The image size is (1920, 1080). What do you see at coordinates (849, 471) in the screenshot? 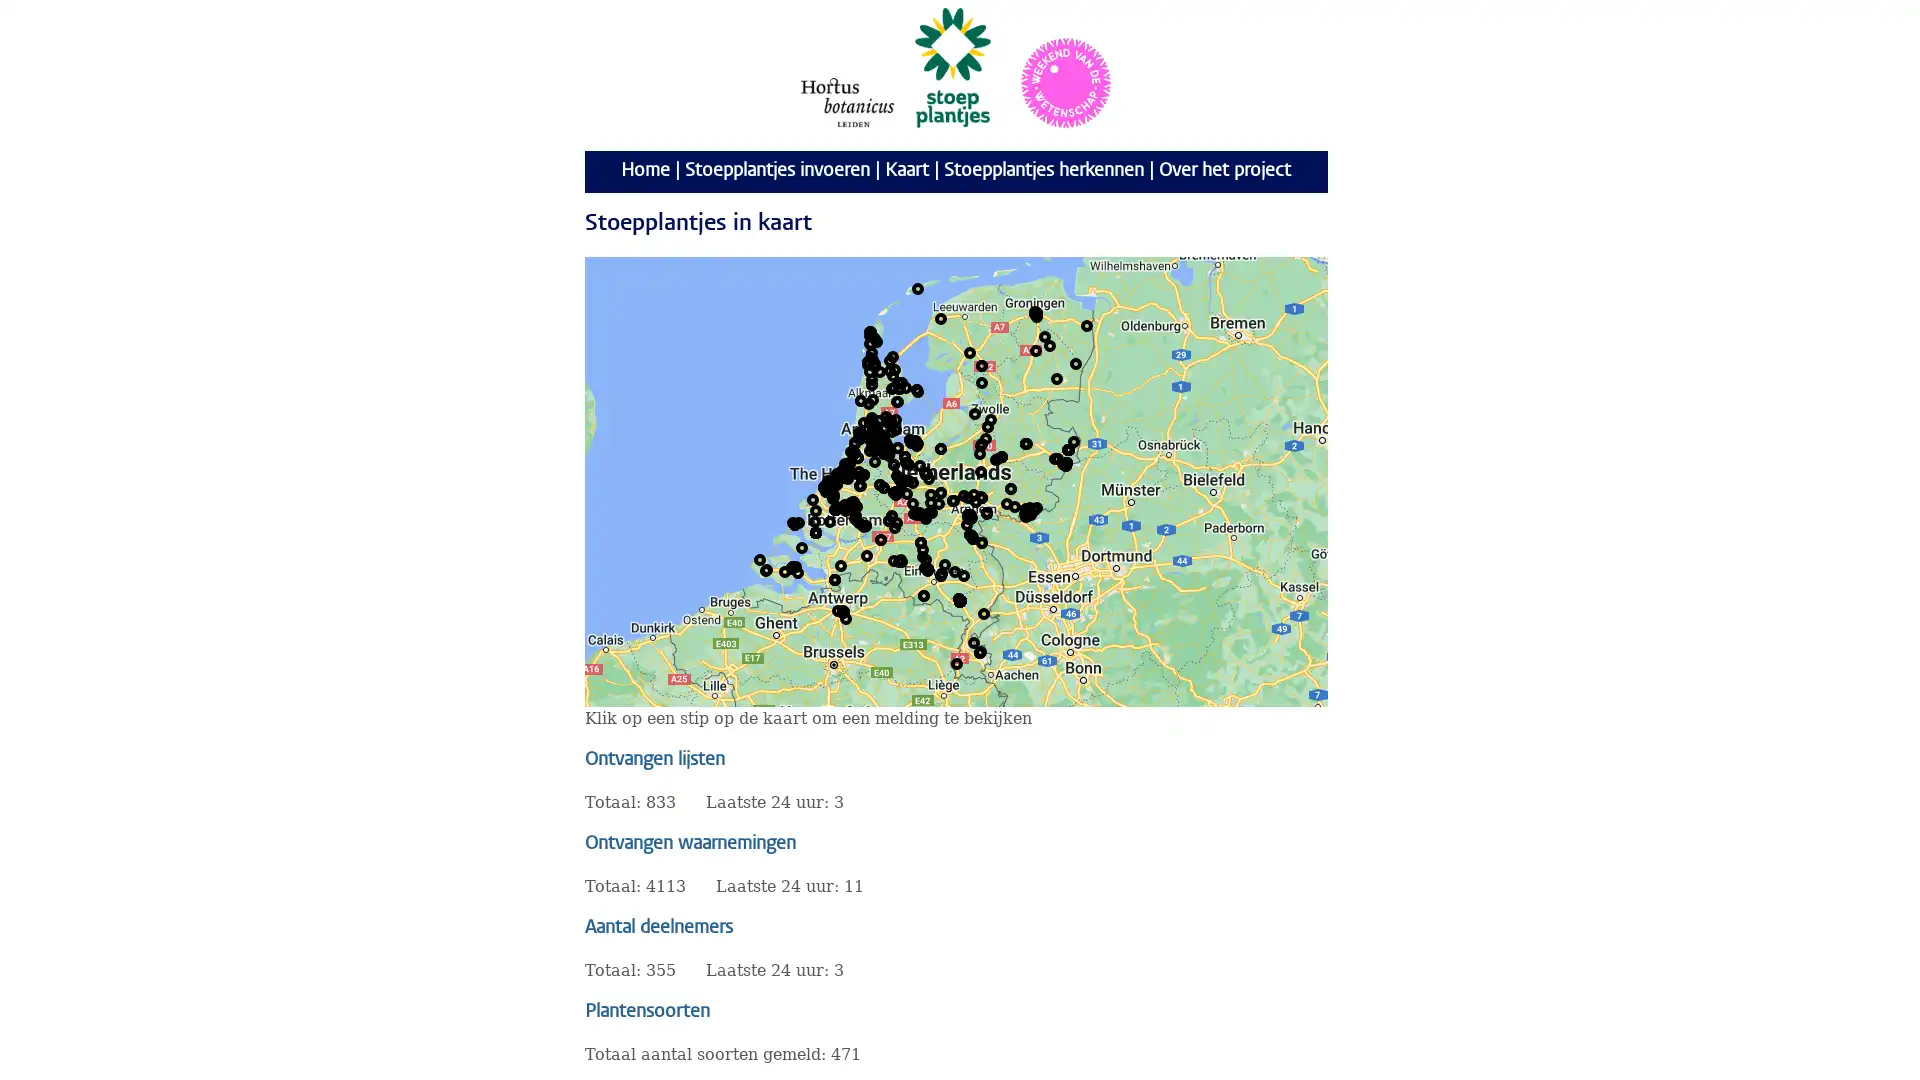
I see `Telling van Maddy op 26 juni 2022` at bounding box center [849, 471].